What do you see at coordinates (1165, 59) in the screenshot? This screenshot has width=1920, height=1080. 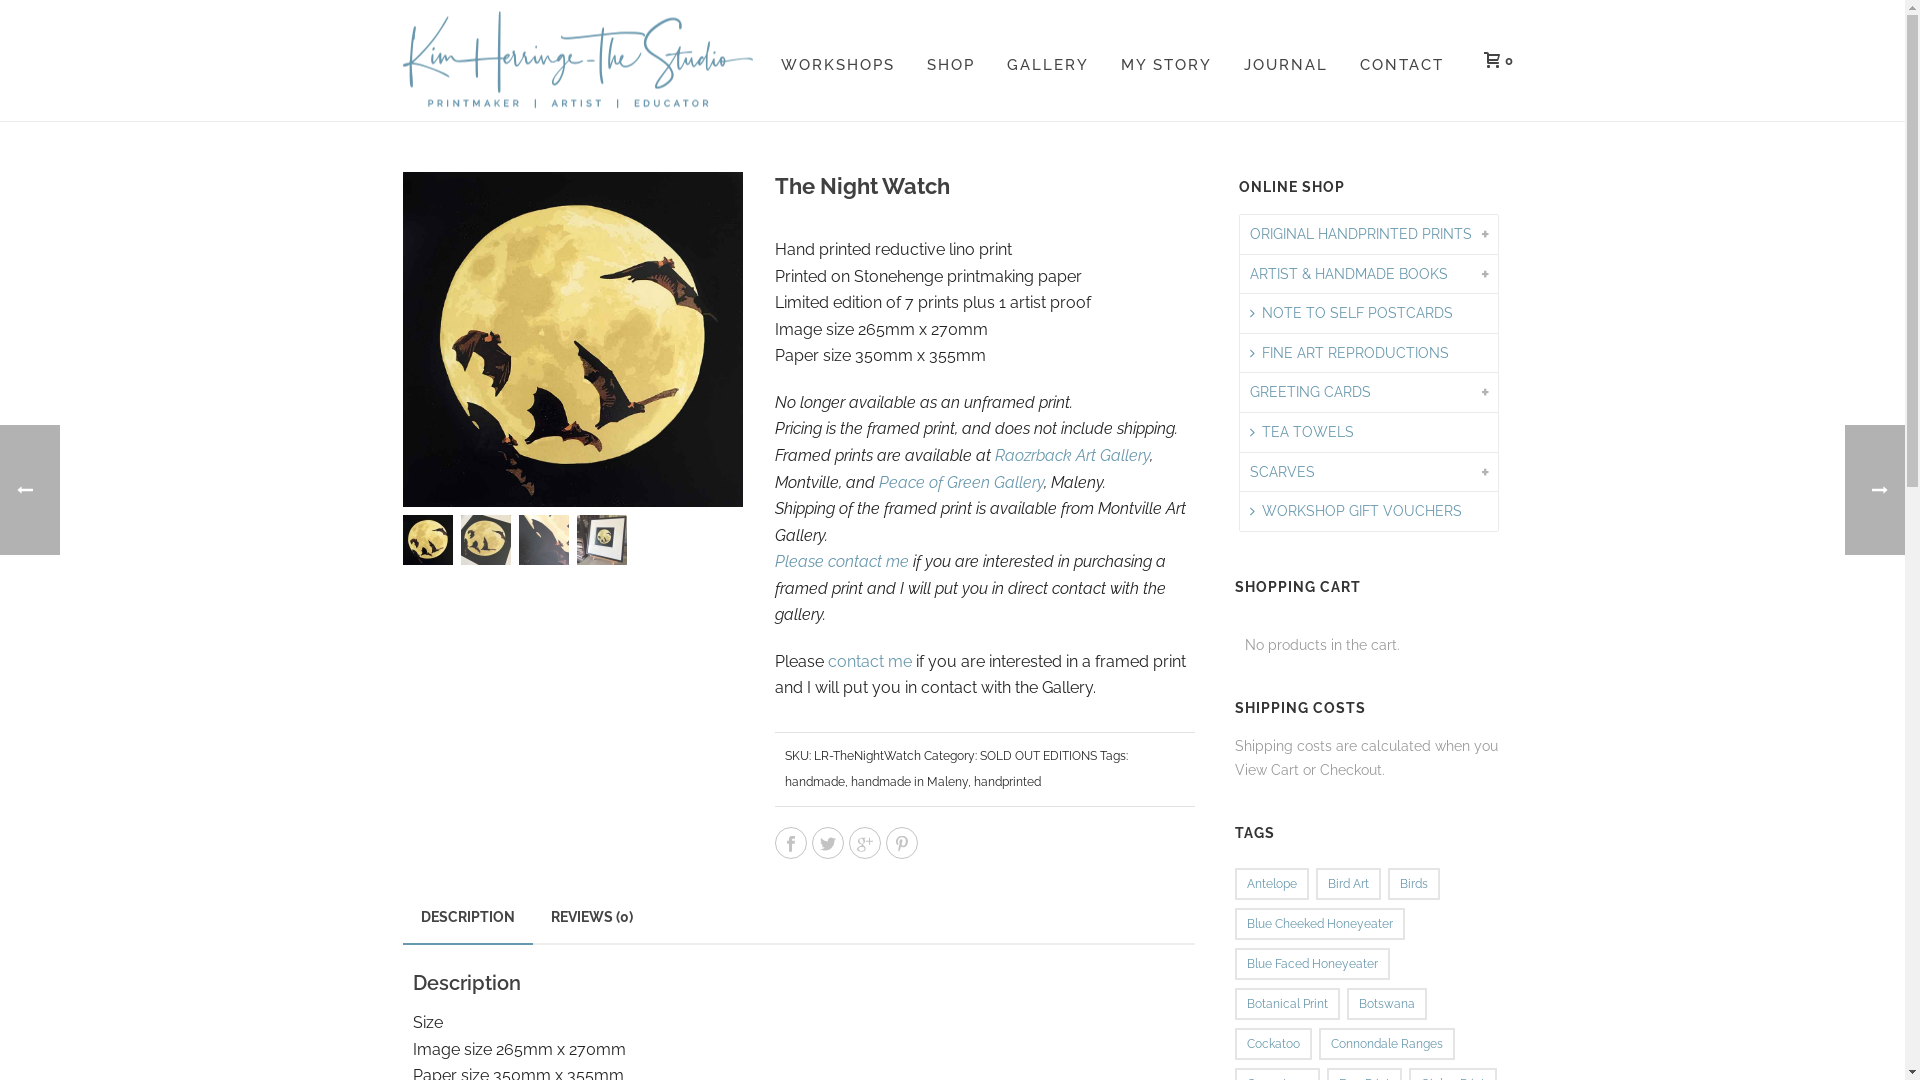 I see `'MY STORY'` at bounding box center [1165, 59].